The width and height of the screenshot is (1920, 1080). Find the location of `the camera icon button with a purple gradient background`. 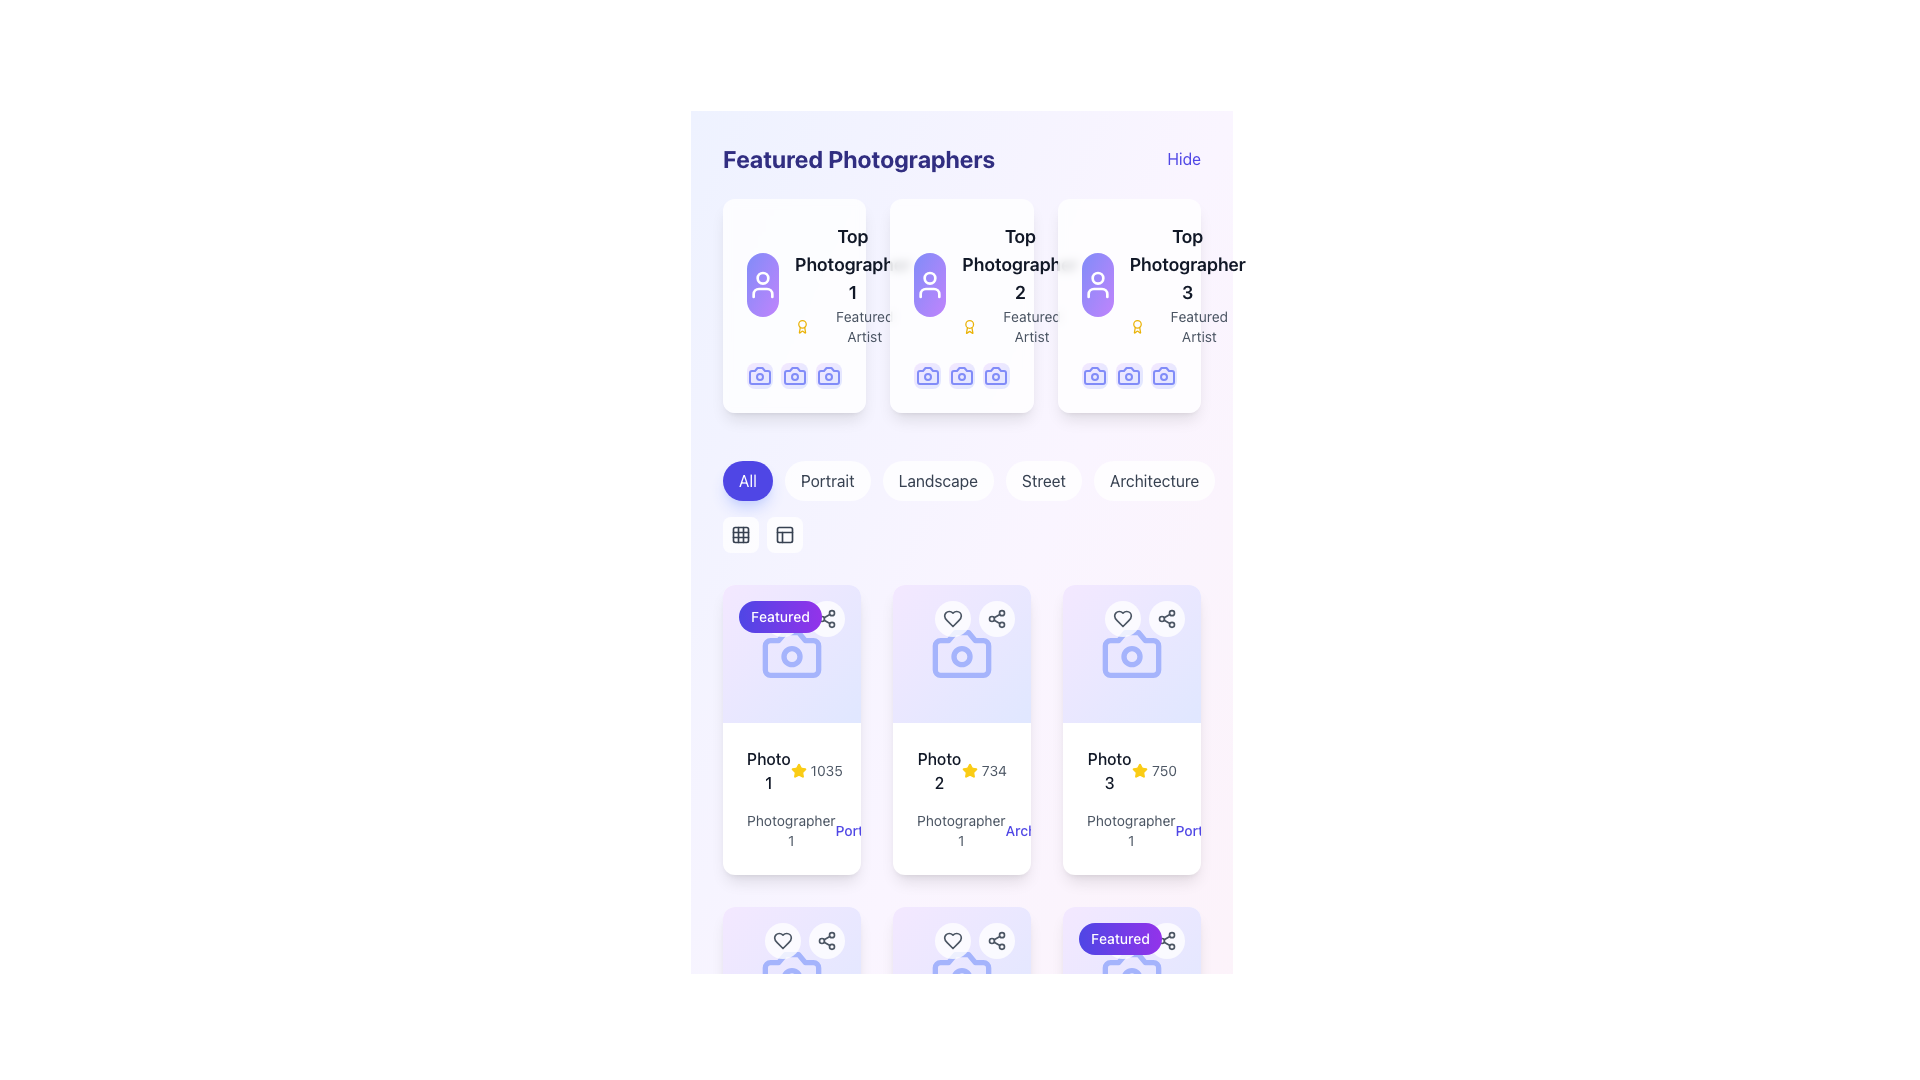

the camera icon button with a purple gradient background is located at coordinates (961, 376).